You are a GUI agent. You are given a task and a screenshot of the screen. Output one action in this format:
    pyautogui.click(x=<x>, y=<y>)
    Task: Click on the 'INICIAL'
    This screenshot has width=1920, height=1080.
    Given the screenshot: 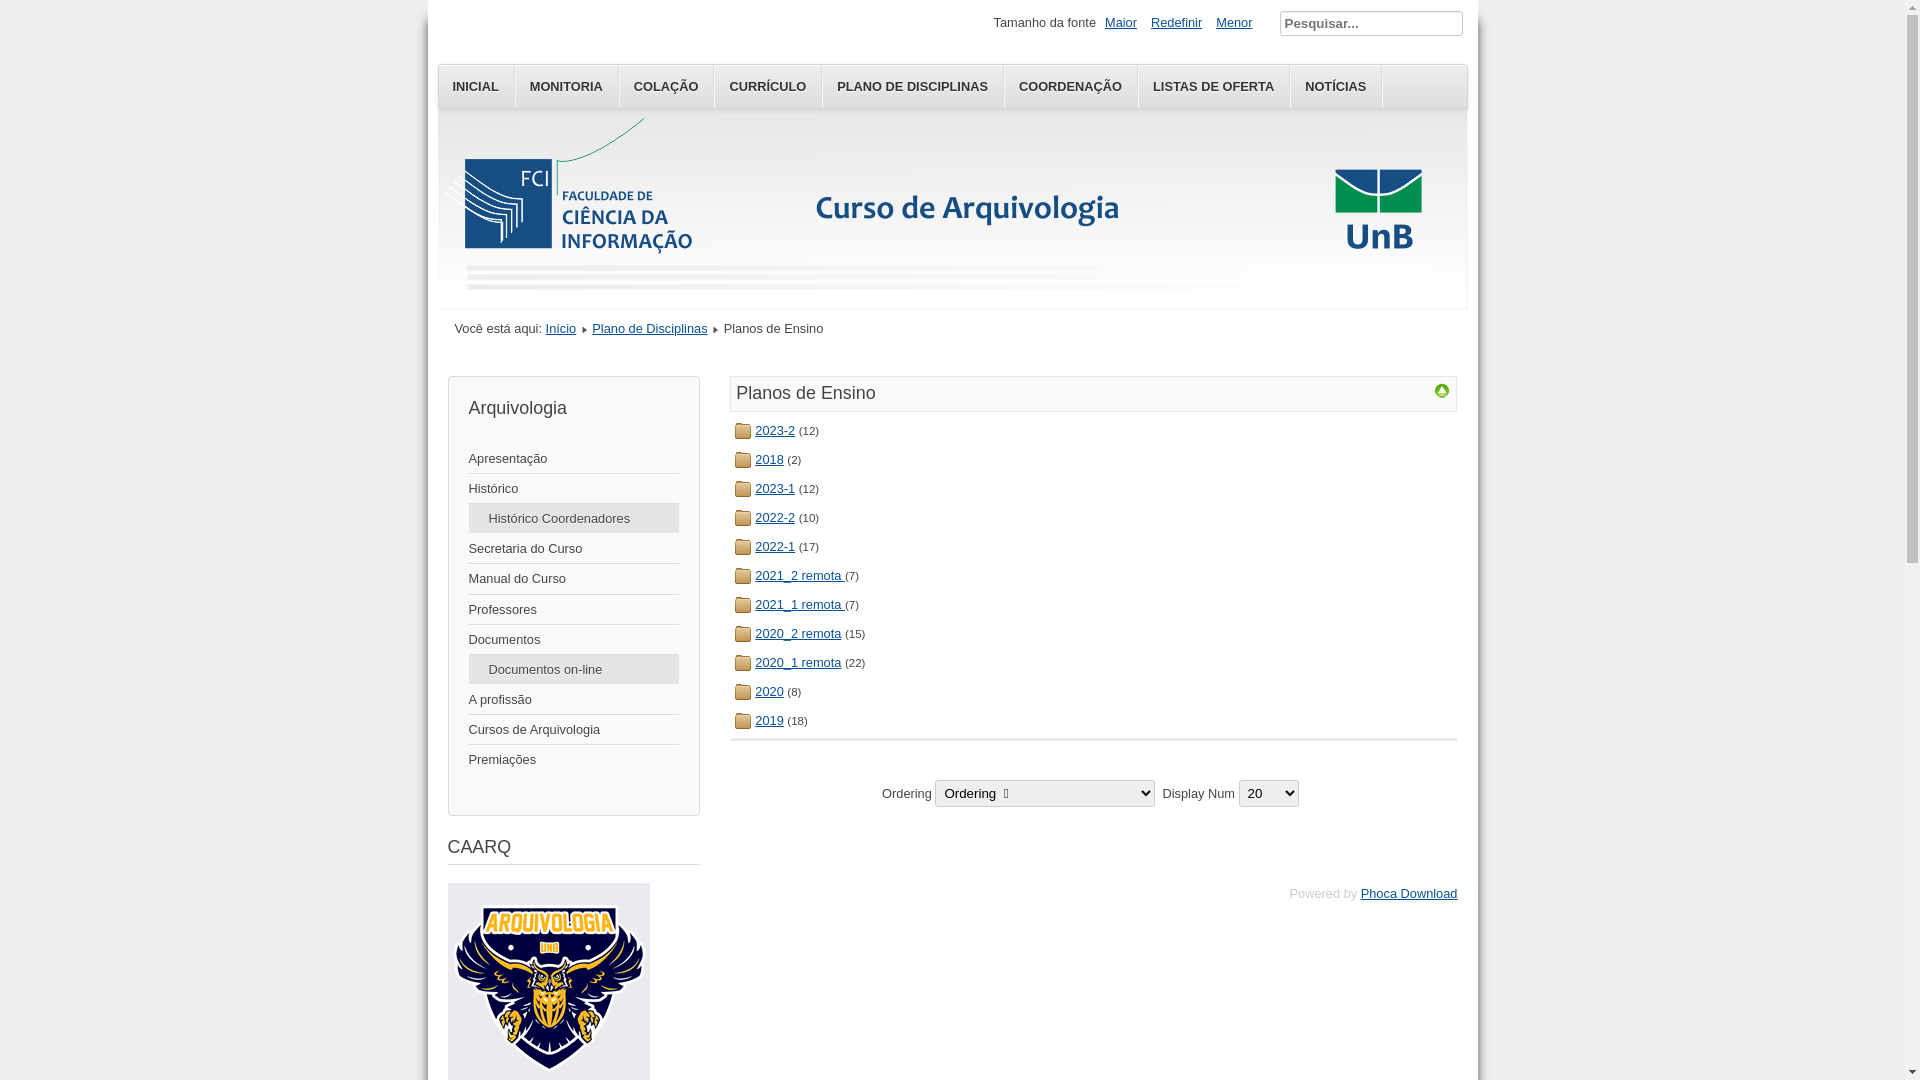 What is the action you would take?
    pyautogui.click(x=475, y=85)
    